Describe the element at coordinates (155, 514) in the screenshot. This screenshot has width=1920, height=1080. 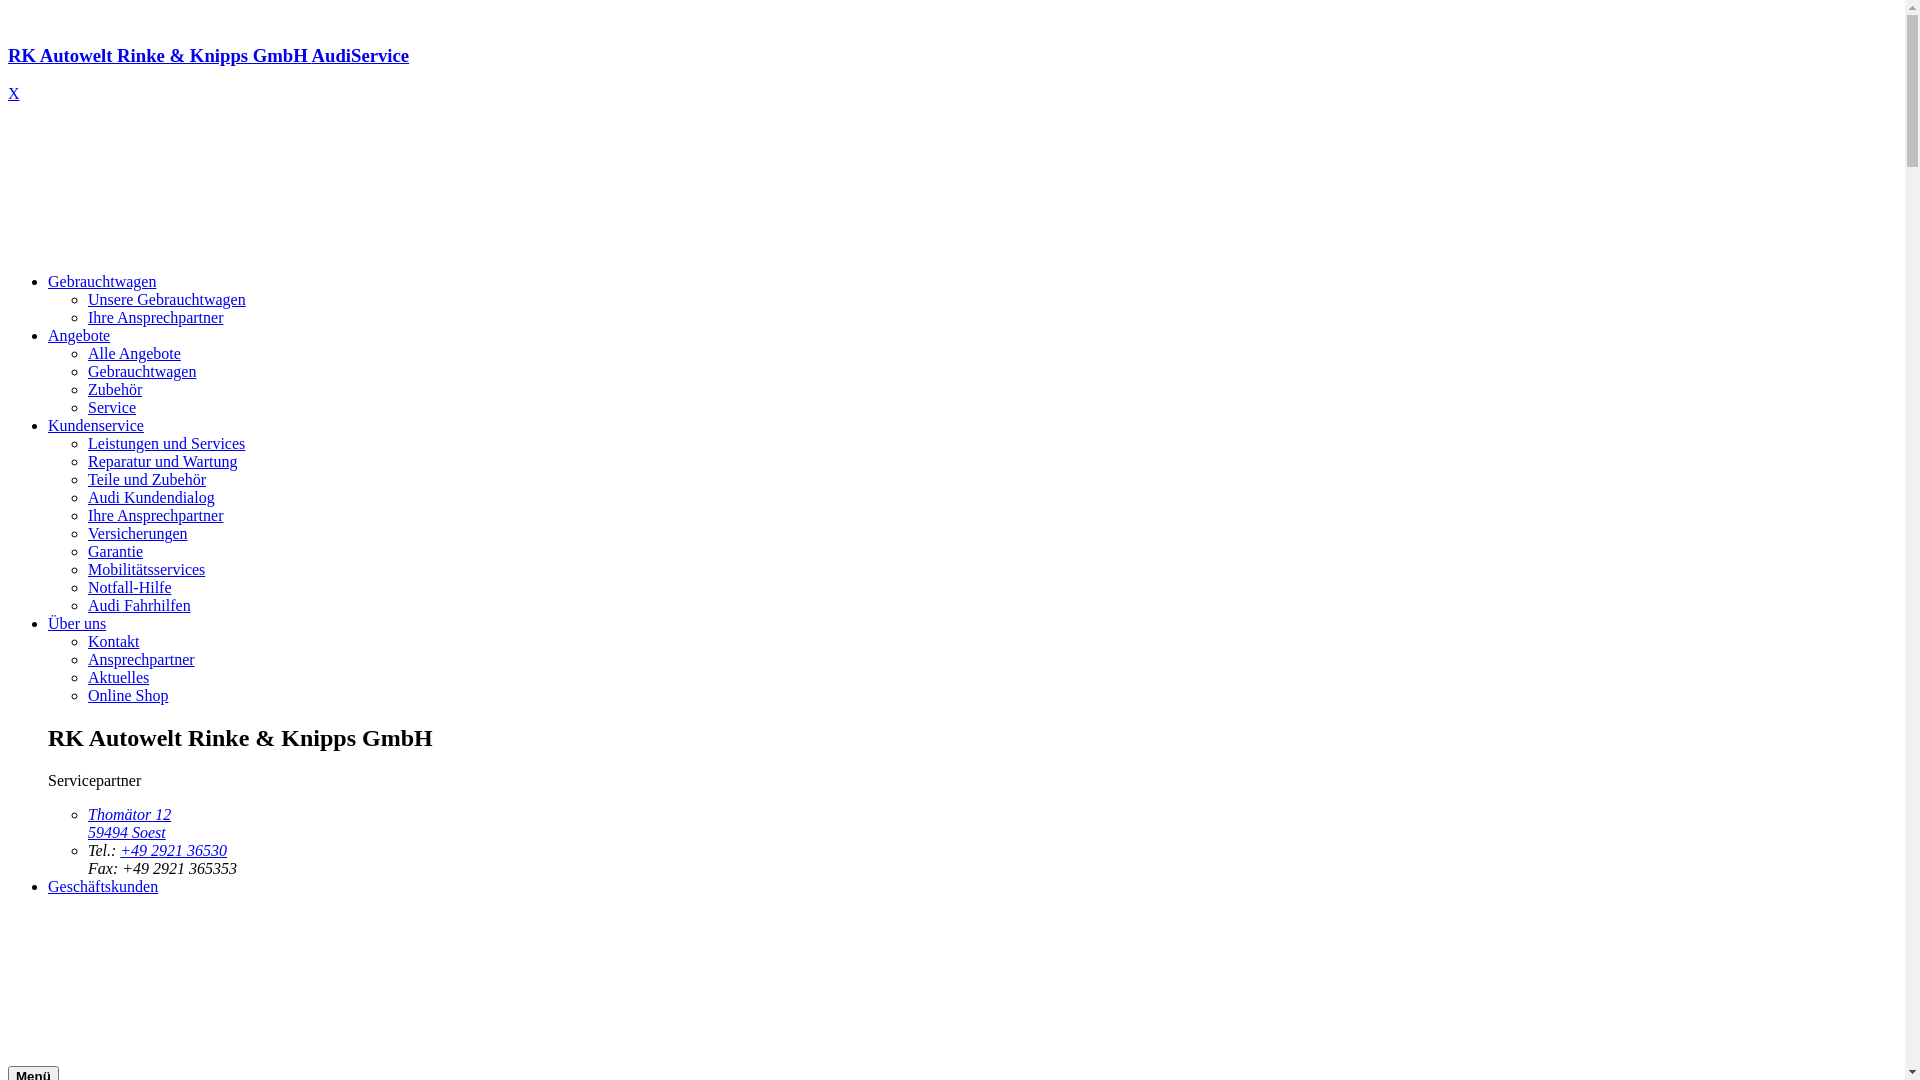
I see `'Ihre Ansprechpartner'` at that location.